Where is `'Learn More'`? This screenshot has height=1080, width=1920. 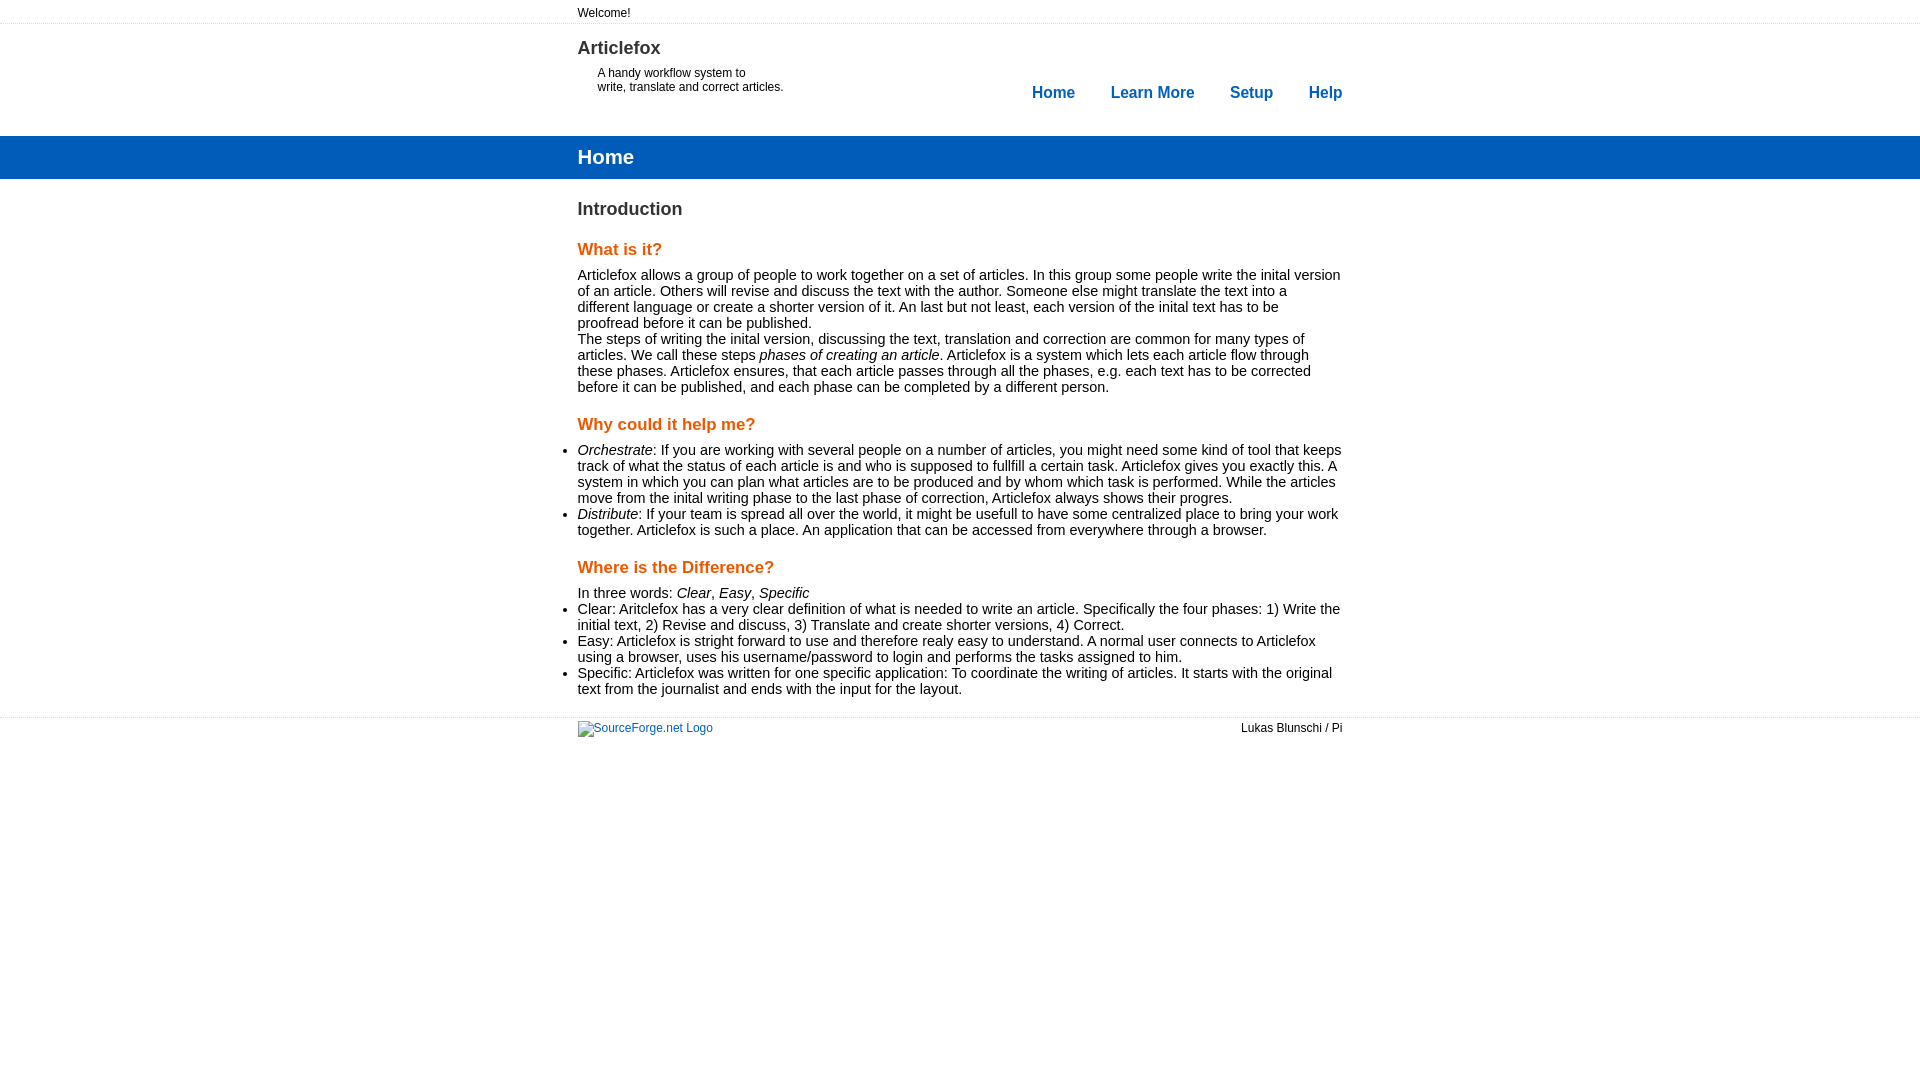
'Learn More' is located at coordinates (1152, 92).